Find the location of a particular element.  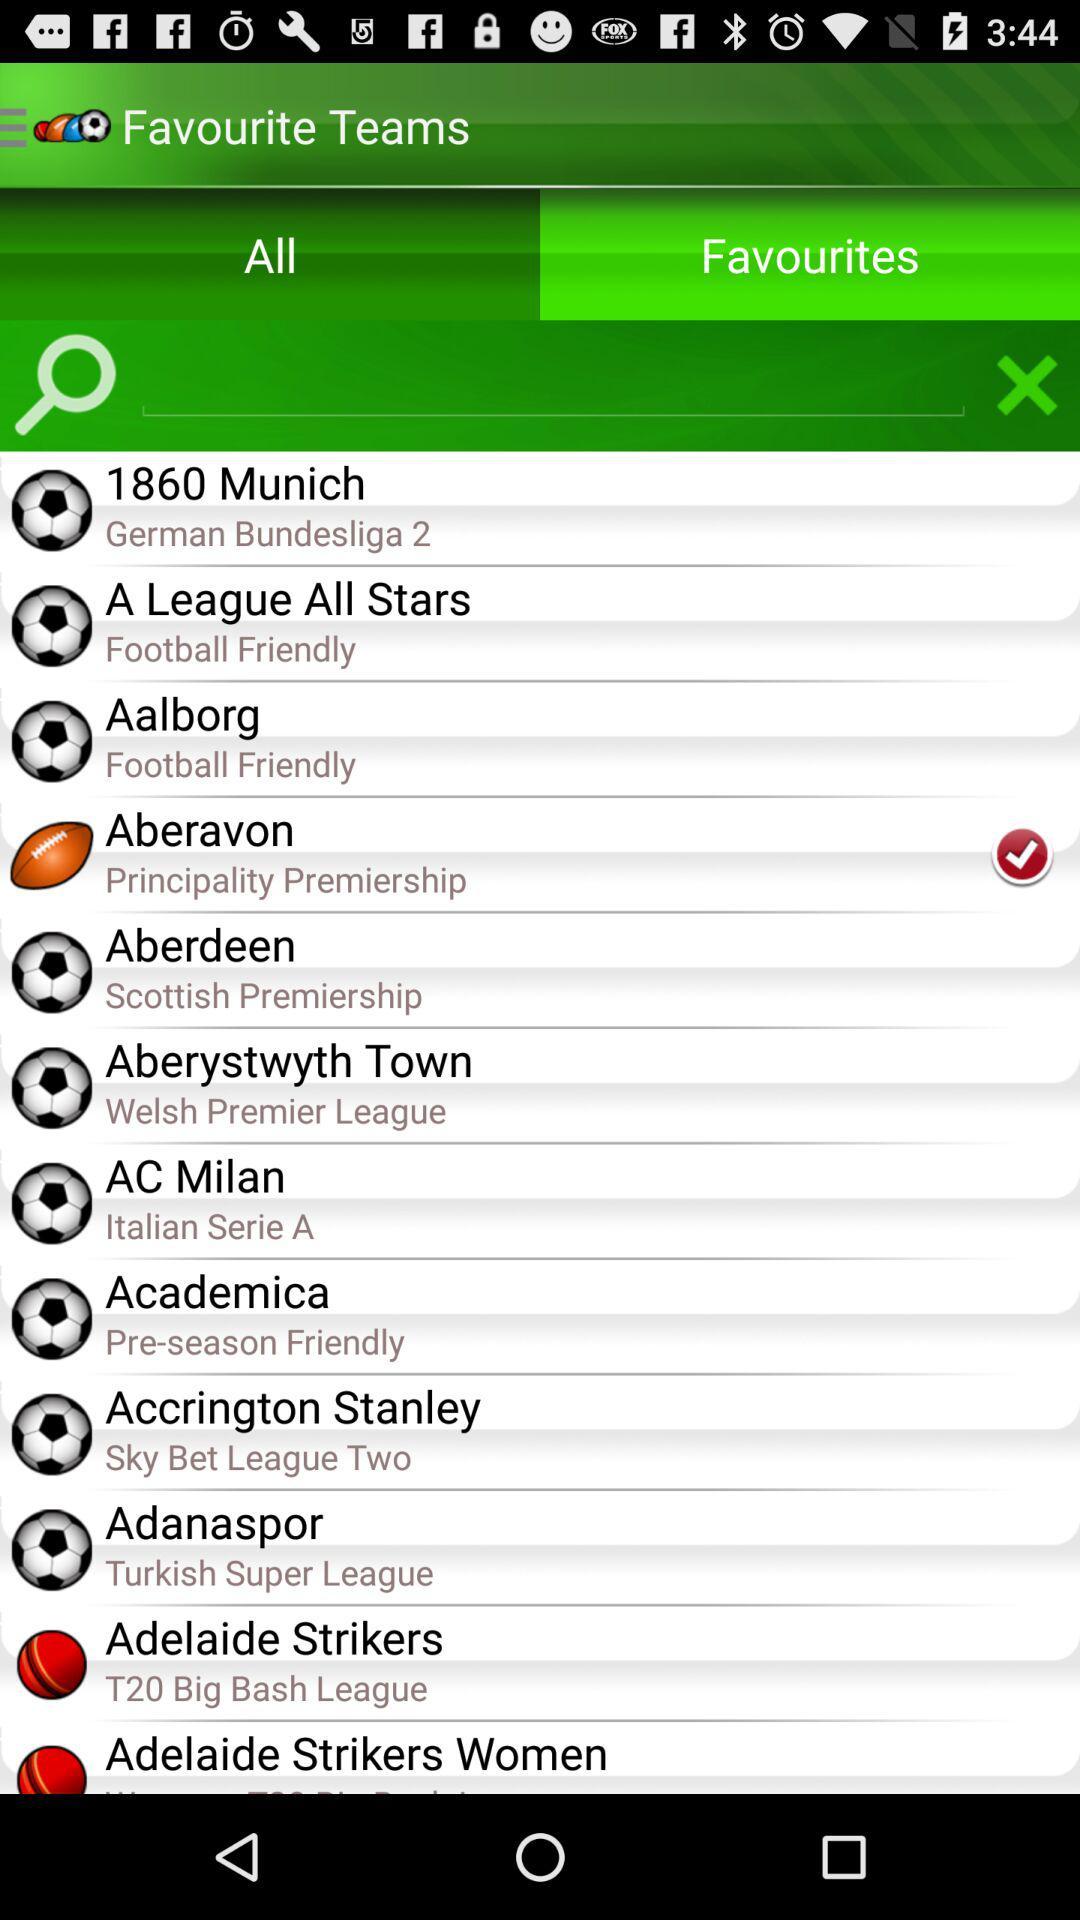

ac milan item is located at coordinates (591, 1173).